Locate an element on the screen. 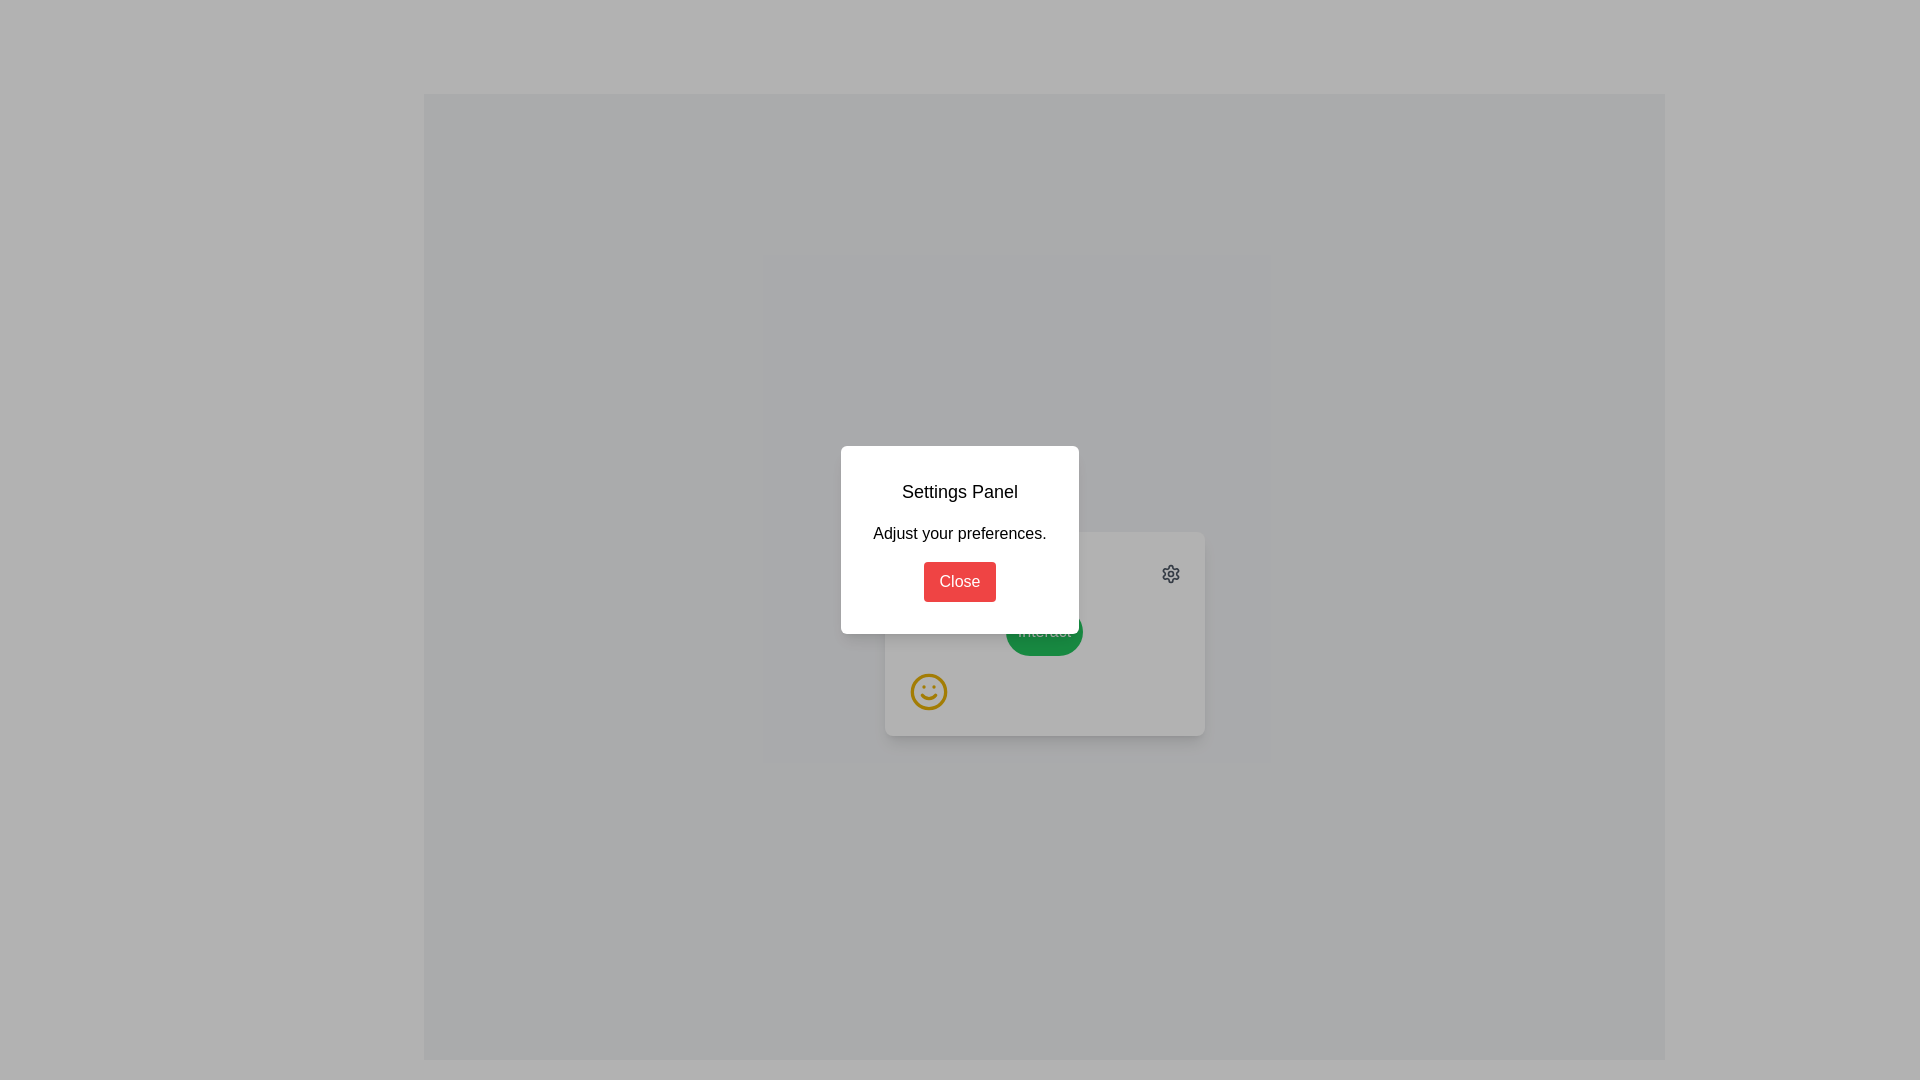  the 'Close' button with a red background and white text located at the bottom of the 'Settings Panel' is located at coordinates (960, 582).